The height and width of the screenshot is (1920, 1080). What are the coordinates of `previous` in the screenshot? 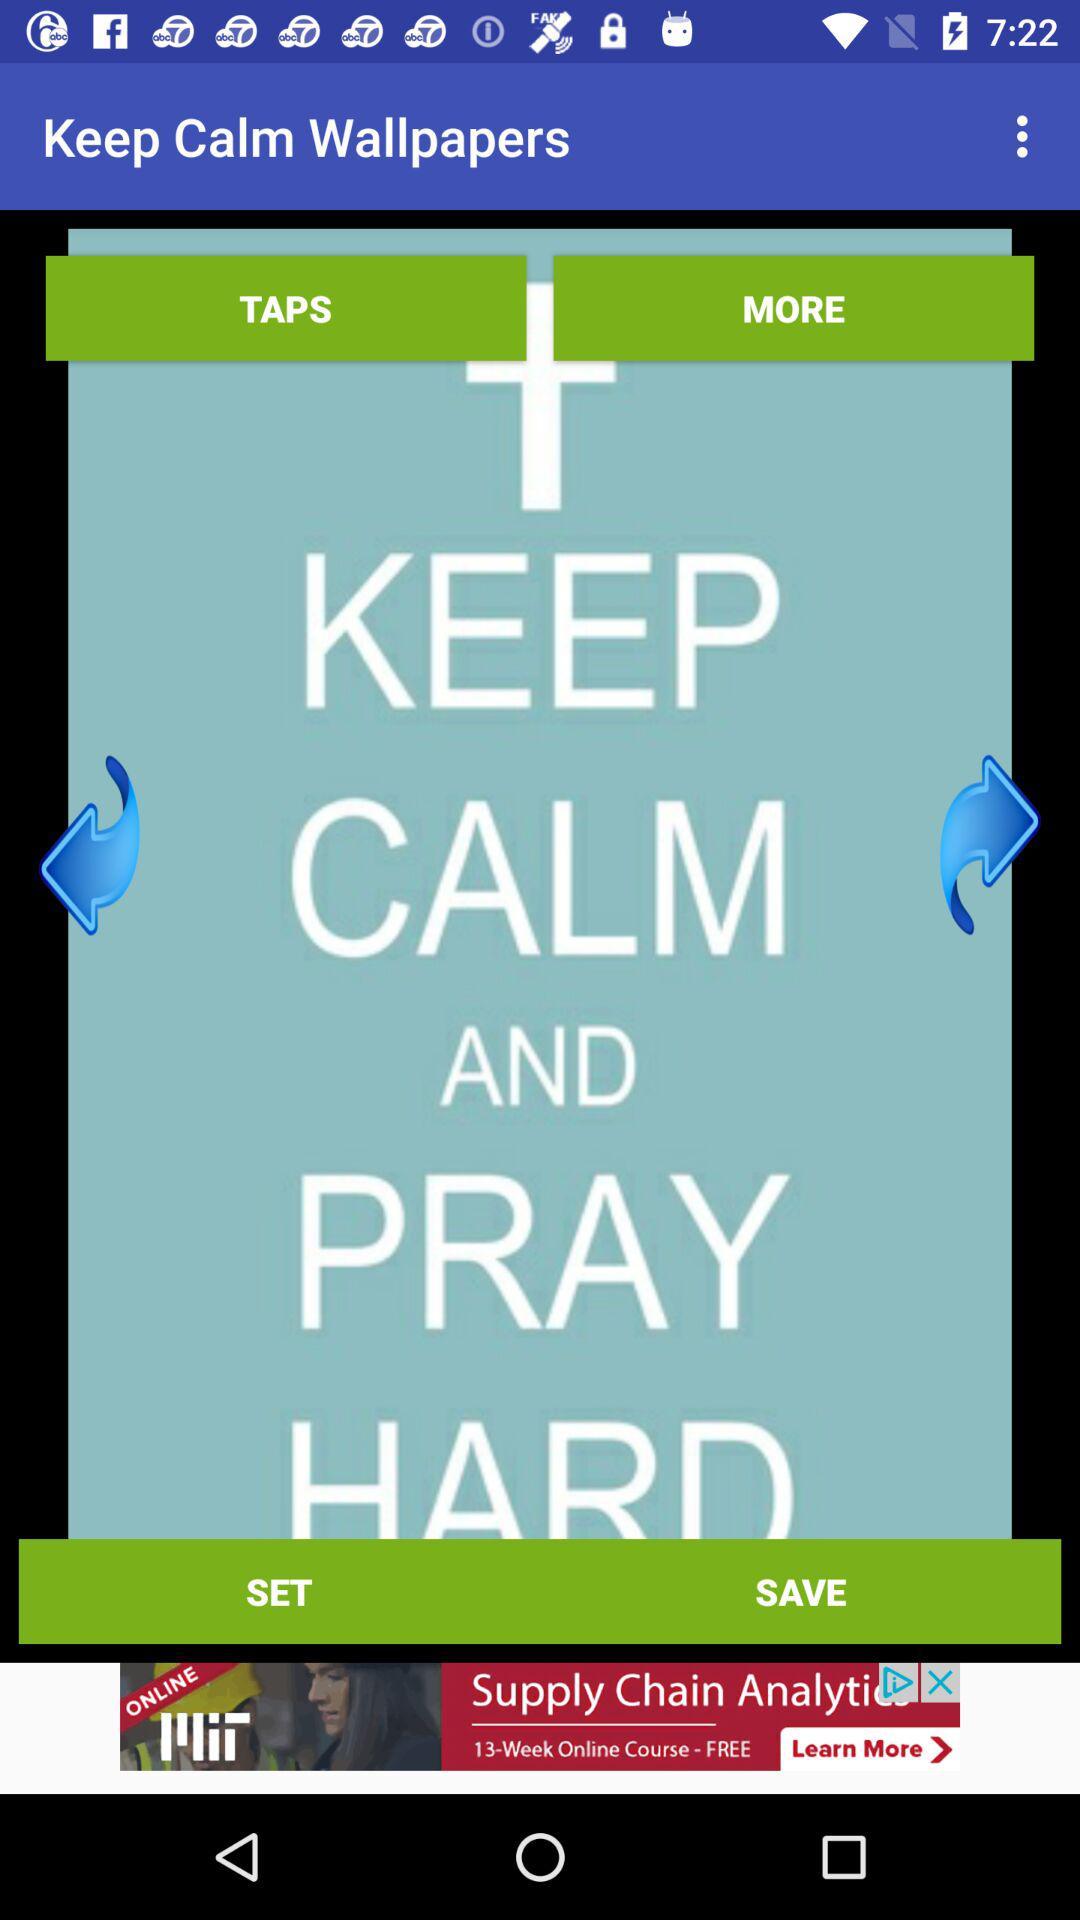 It's located at (88, 845).